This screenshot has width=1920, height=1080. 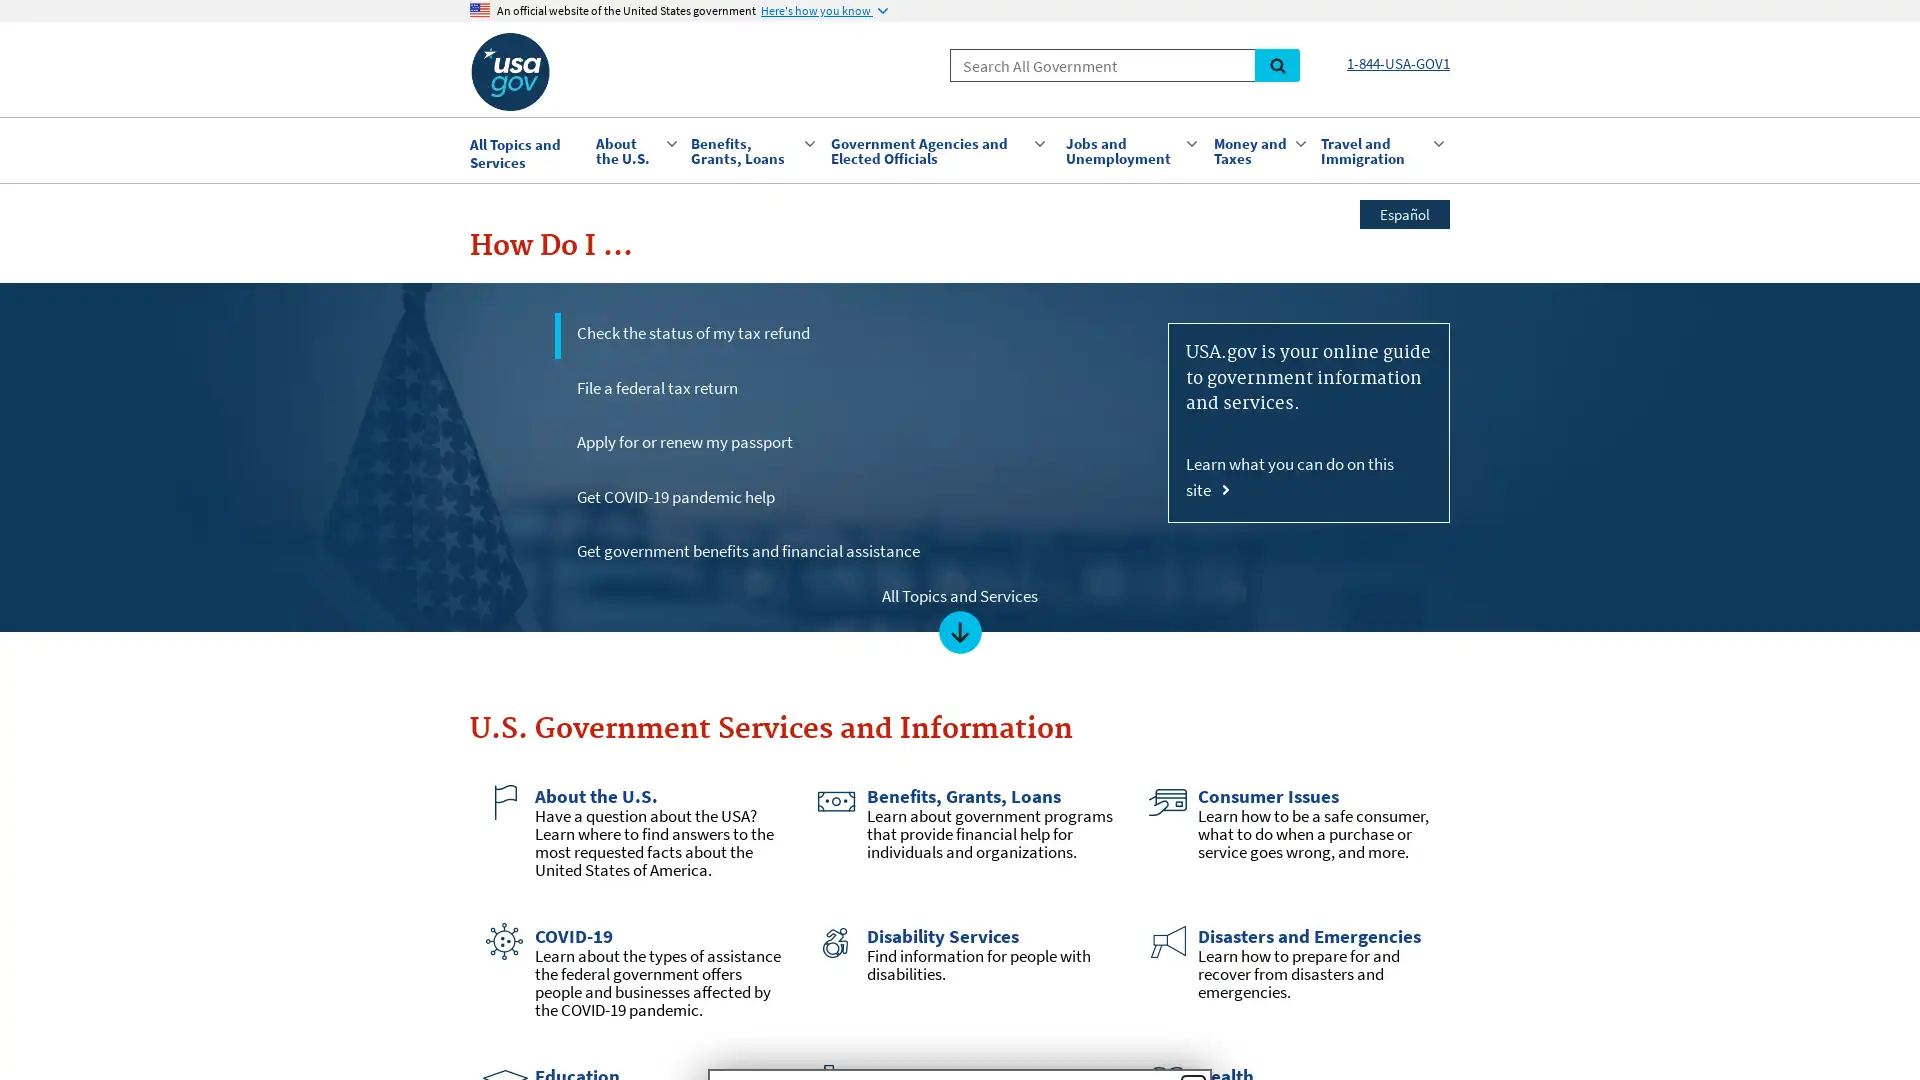 What do you see at coordinates (1042, 594) in the screenshot?
I see `No Thanks` at bounding box center [1042, 594].